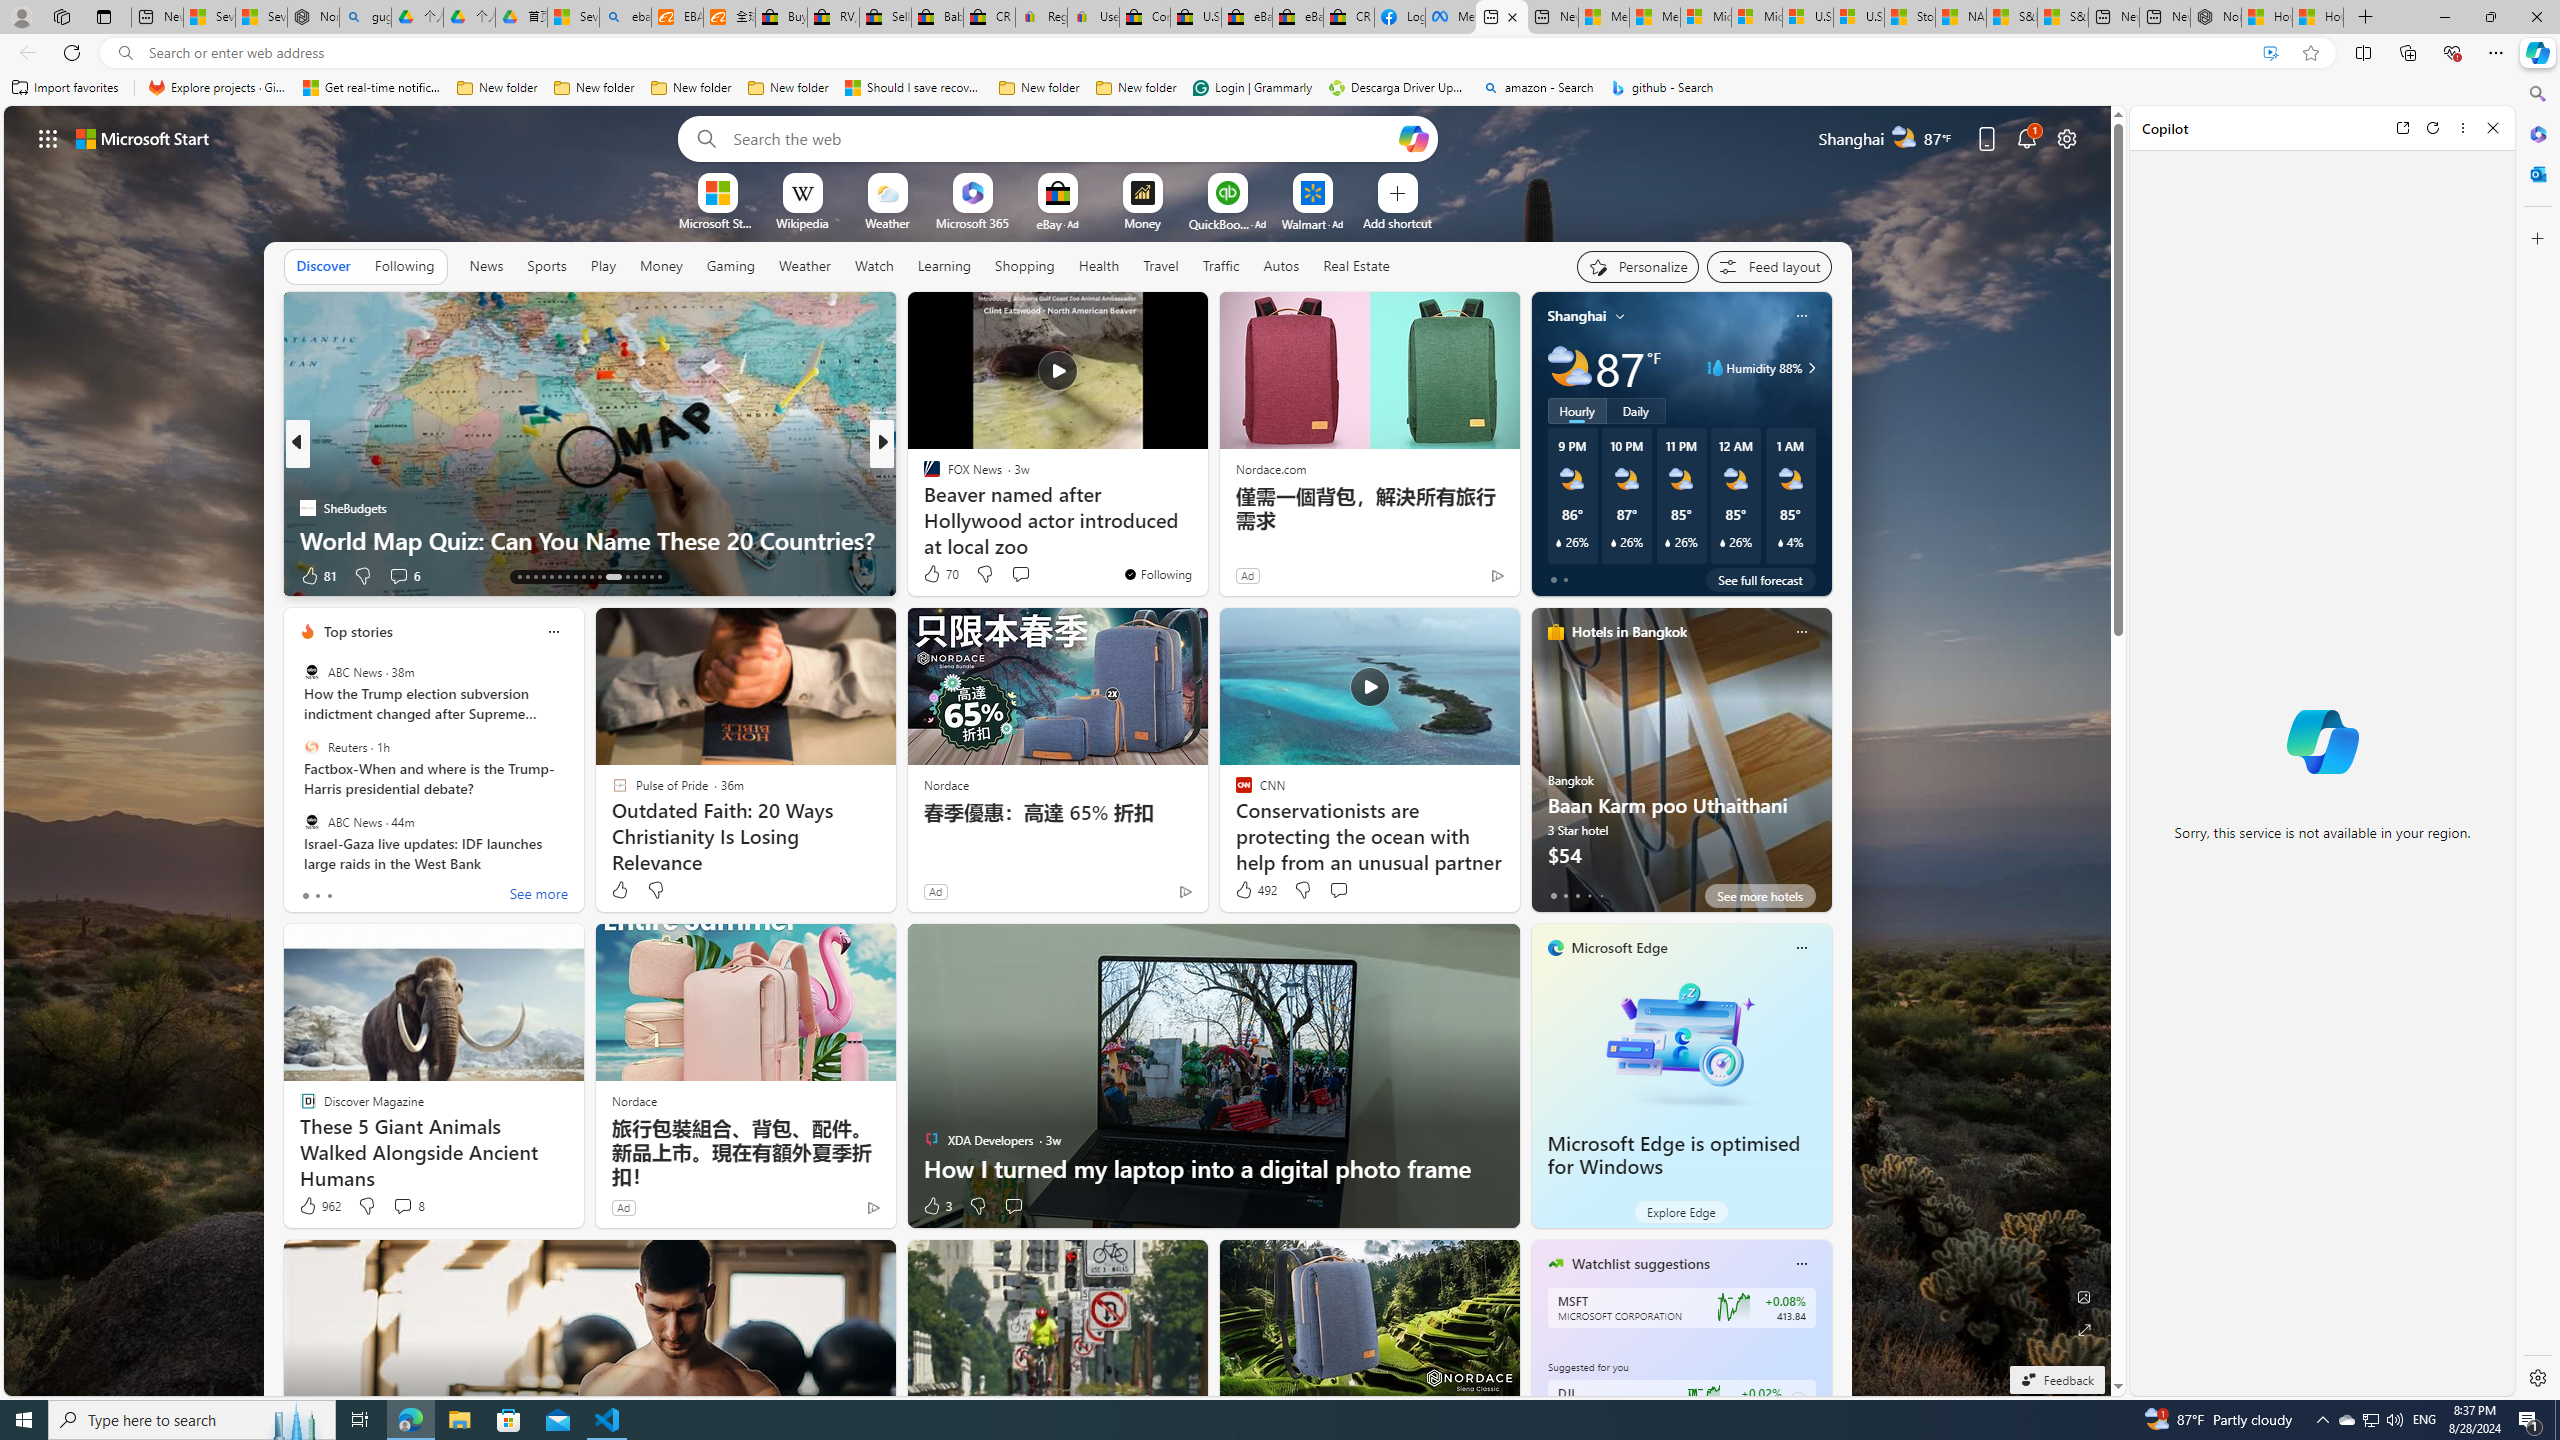 The width and height of the screenshot is (2560, 1440). I want to click on 'BRAINY DOSE', so click(921, 474).